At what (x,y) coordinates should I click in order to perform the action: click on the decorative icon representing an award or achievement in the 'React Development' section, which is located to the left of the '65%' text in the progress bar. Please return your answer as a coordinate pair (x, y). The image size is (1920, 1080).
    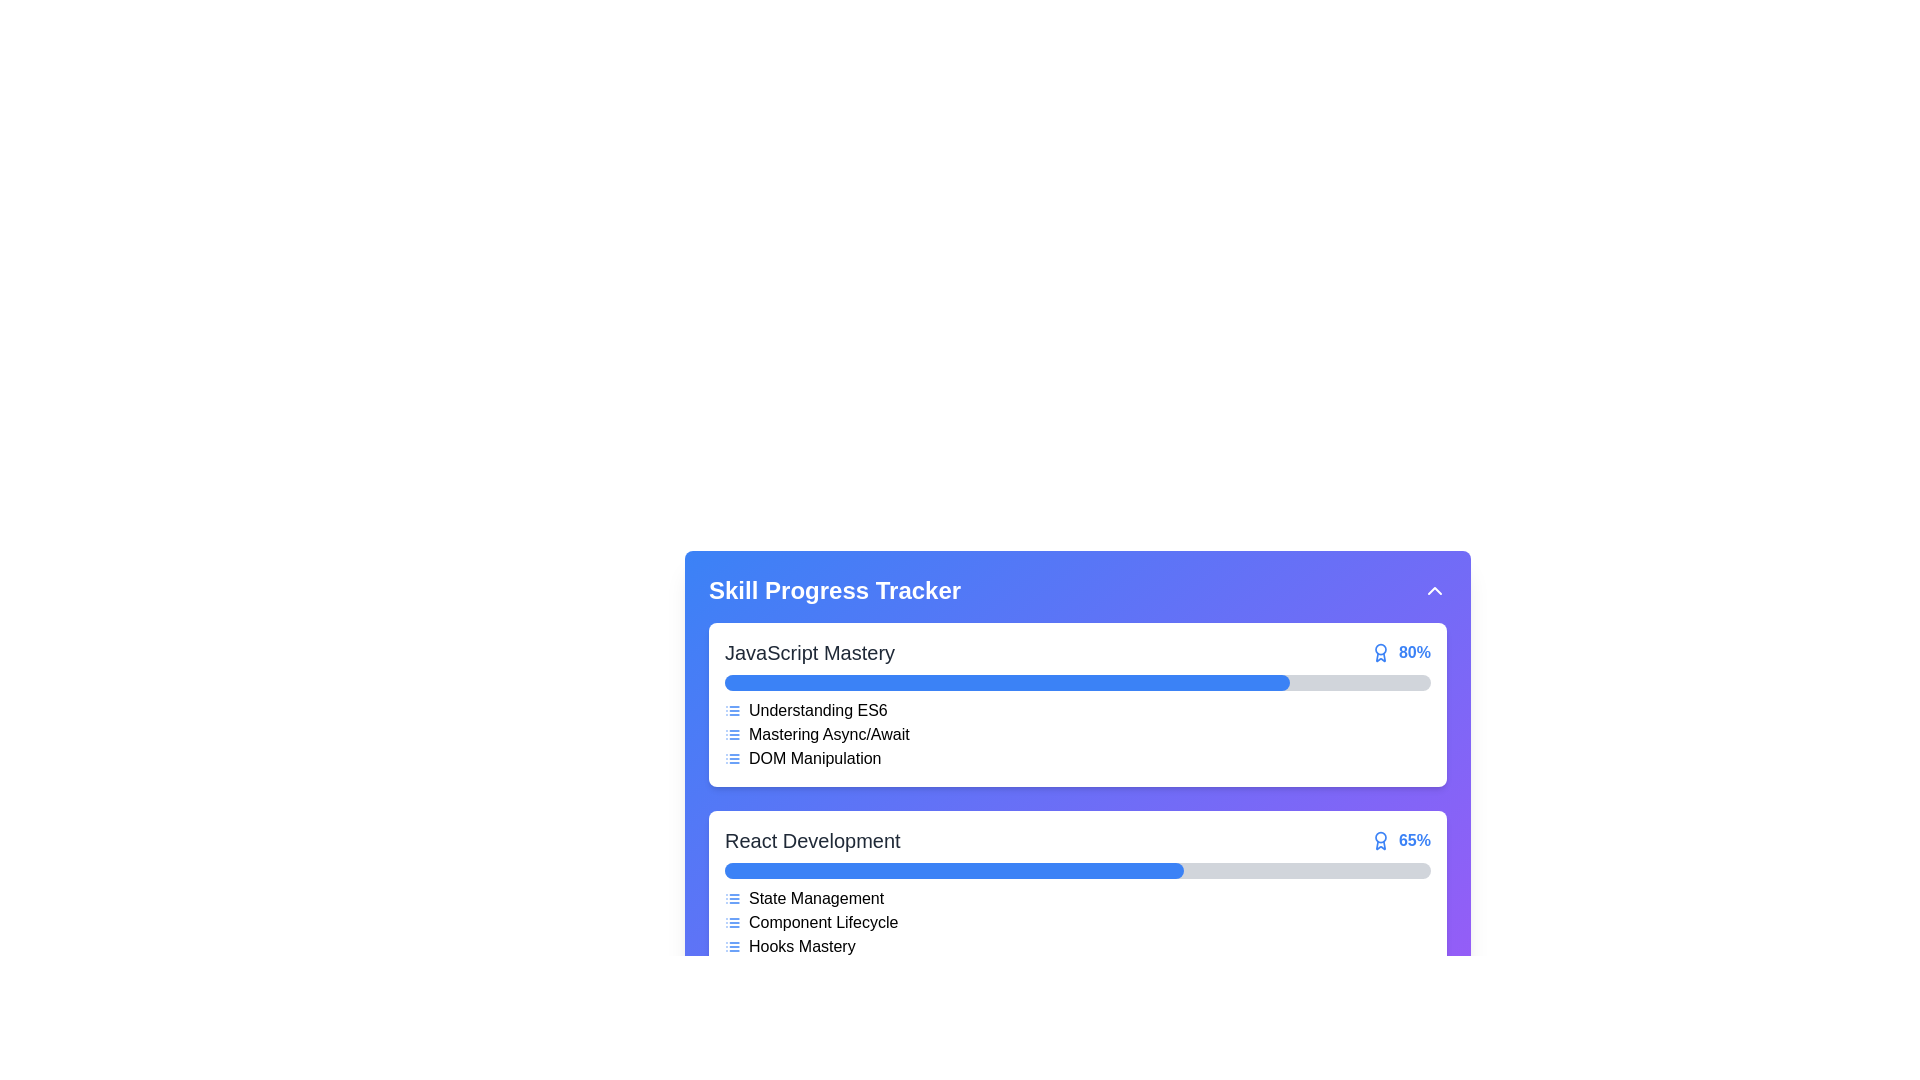
    Looking at the image, I should click on (1380, 840).